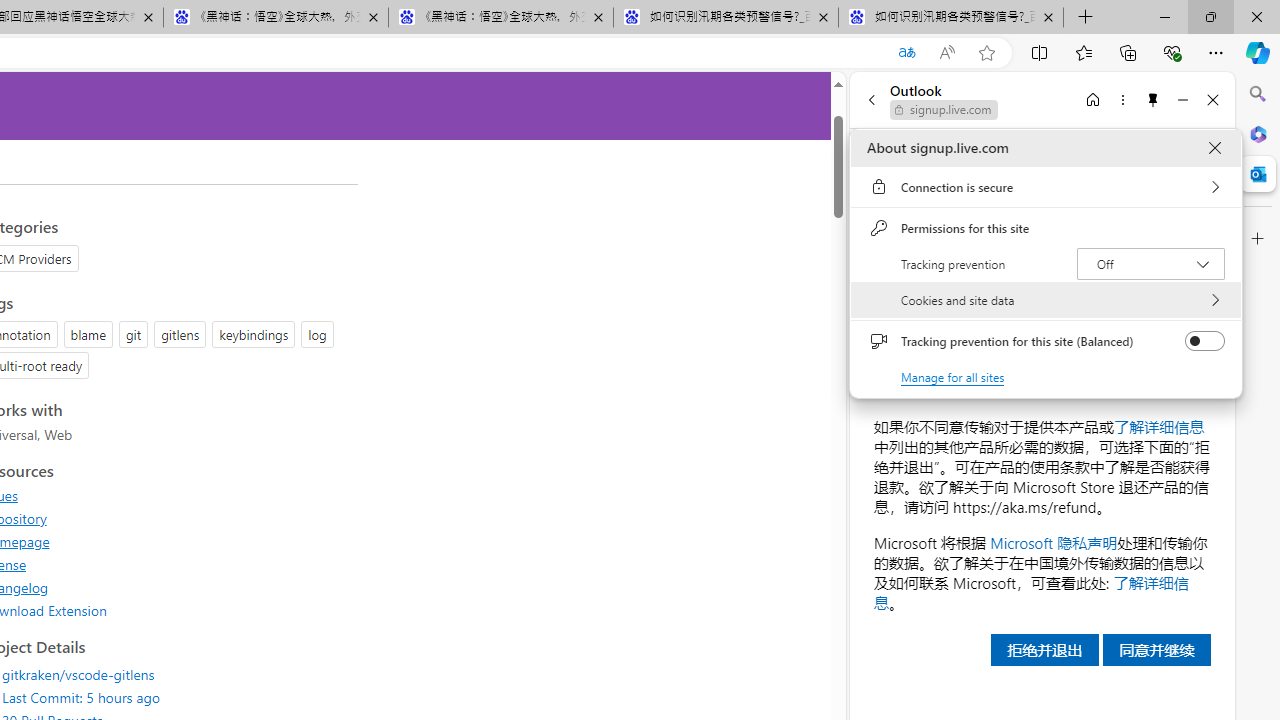  Describe the element at coordinates (951, 377) in the screenshot. I see `'Manage for all sites'` at that location.